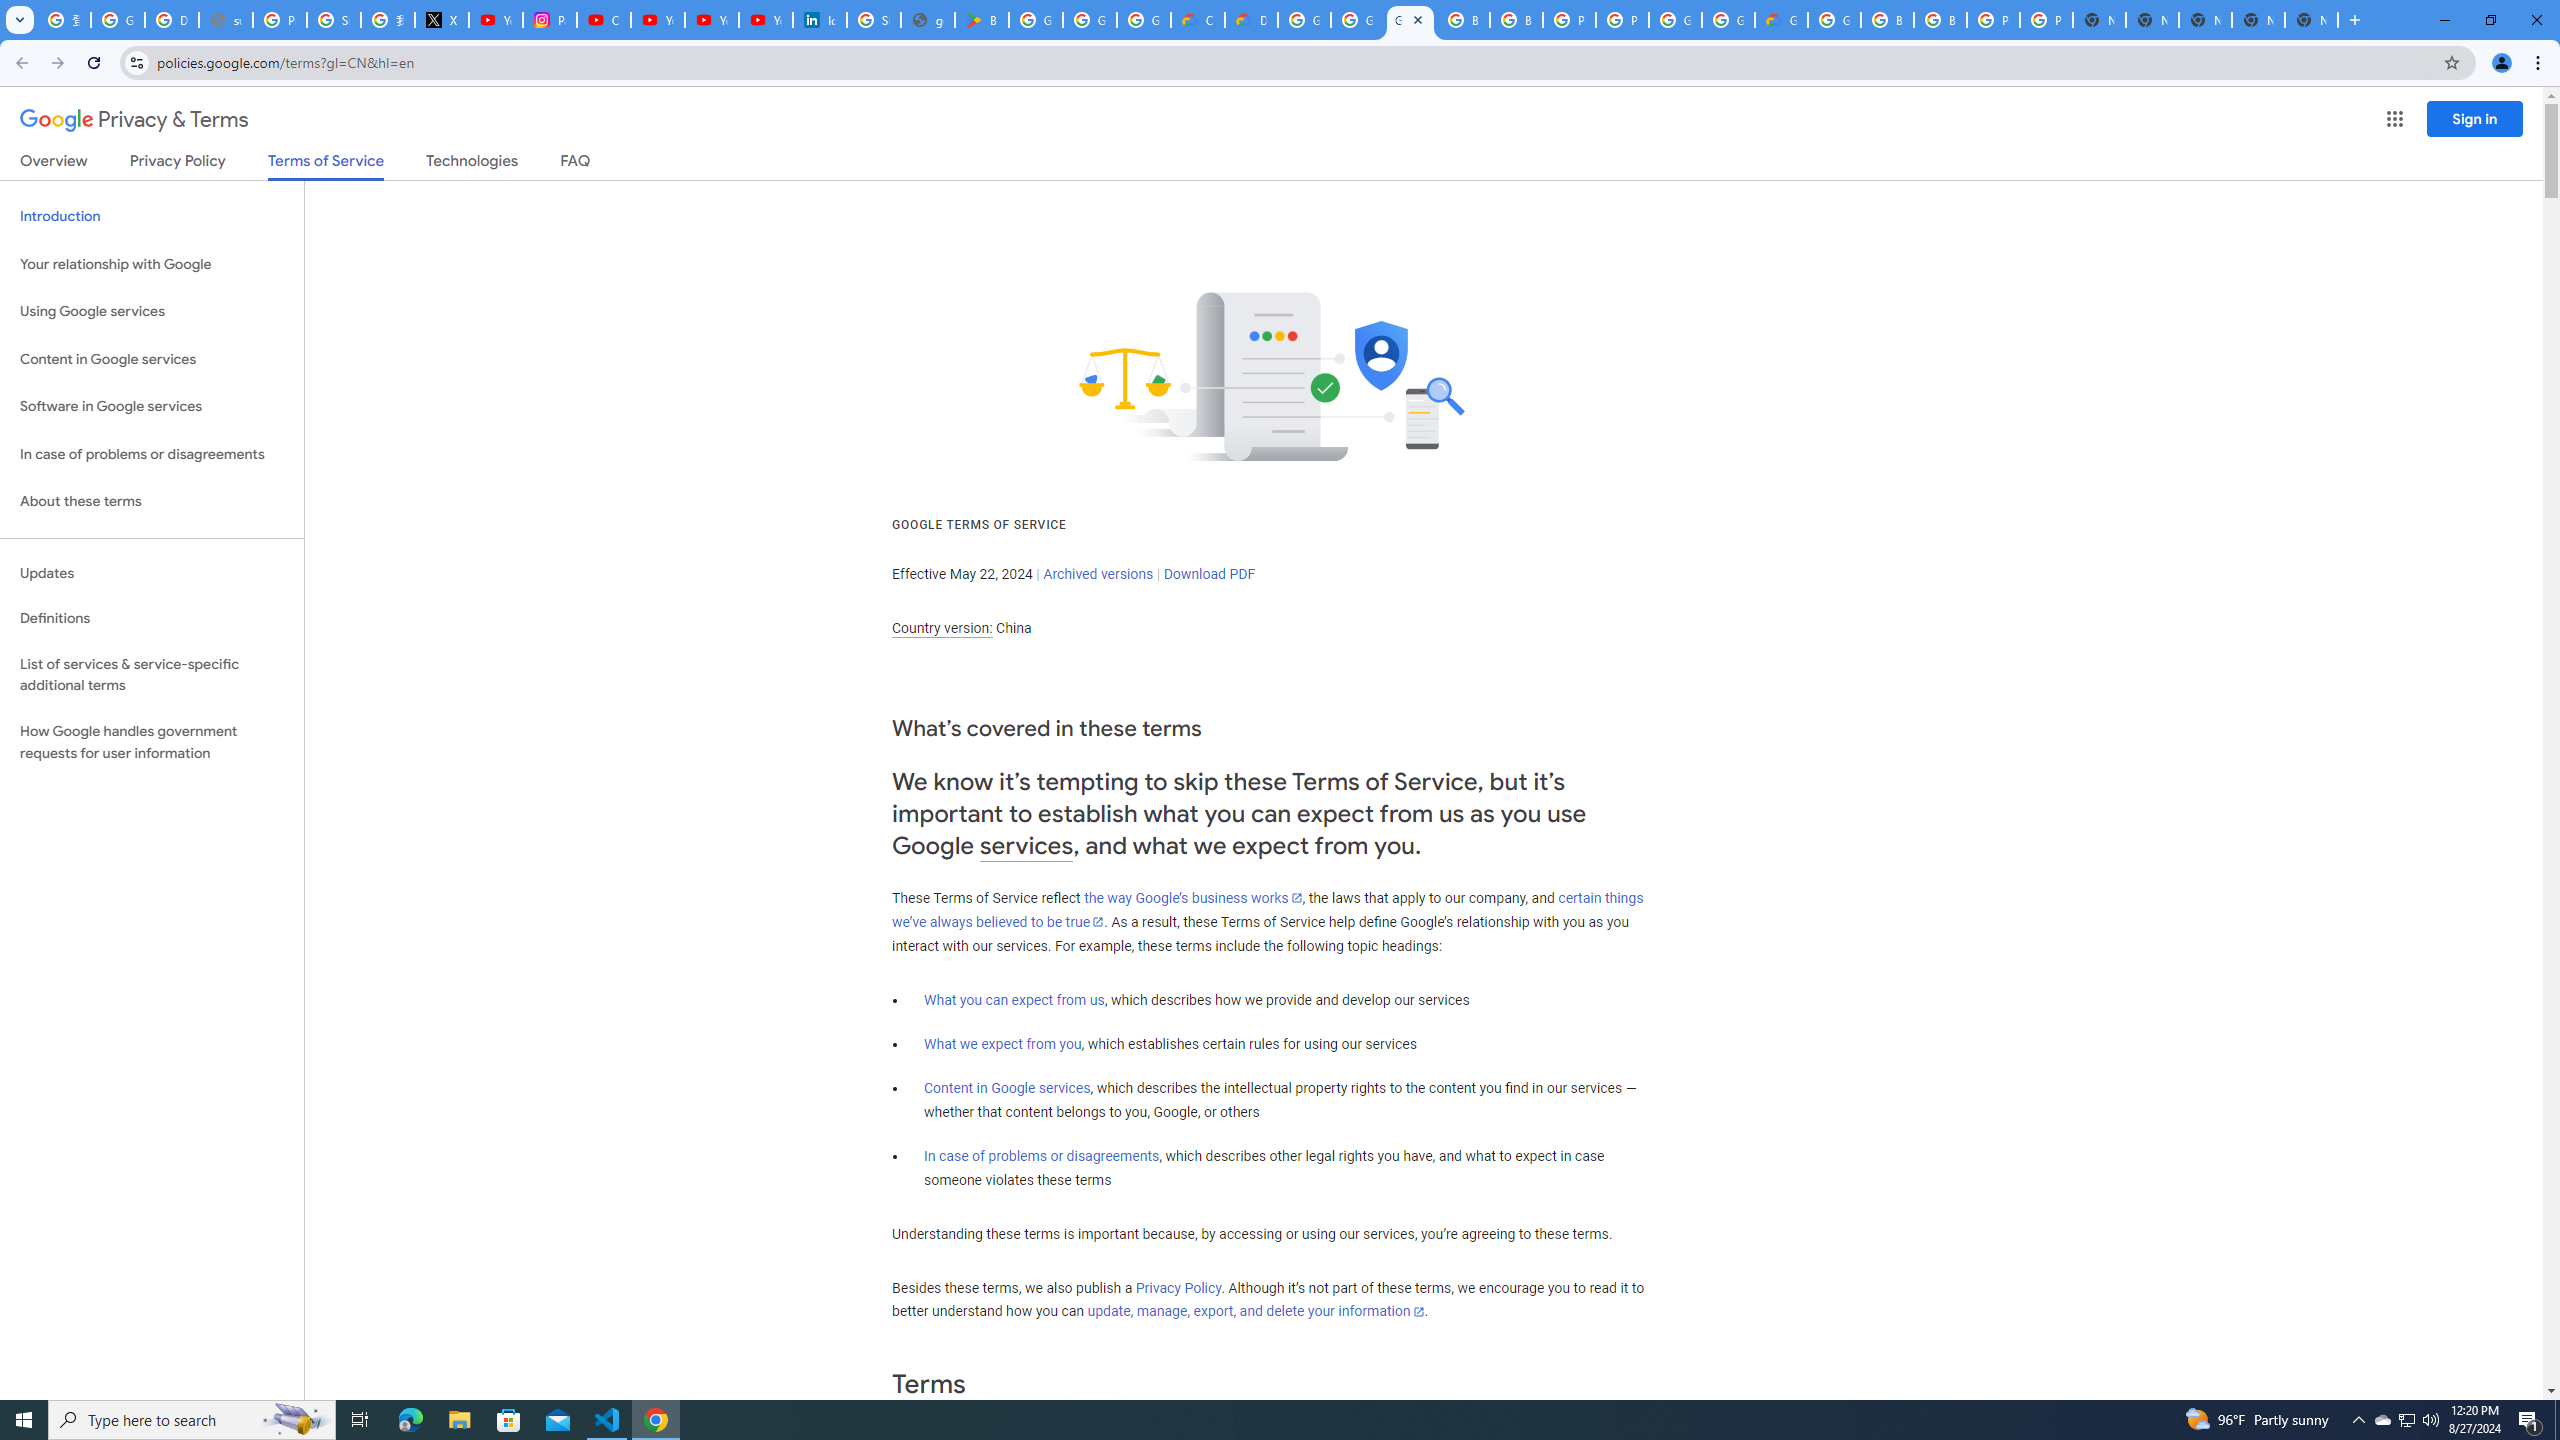  What do you see at coordinates (765, 19) in the screenshot?
I see `'YouTube Culture & Trends - YouTube Top 10, 2021'` at bounding box center [765, 19].